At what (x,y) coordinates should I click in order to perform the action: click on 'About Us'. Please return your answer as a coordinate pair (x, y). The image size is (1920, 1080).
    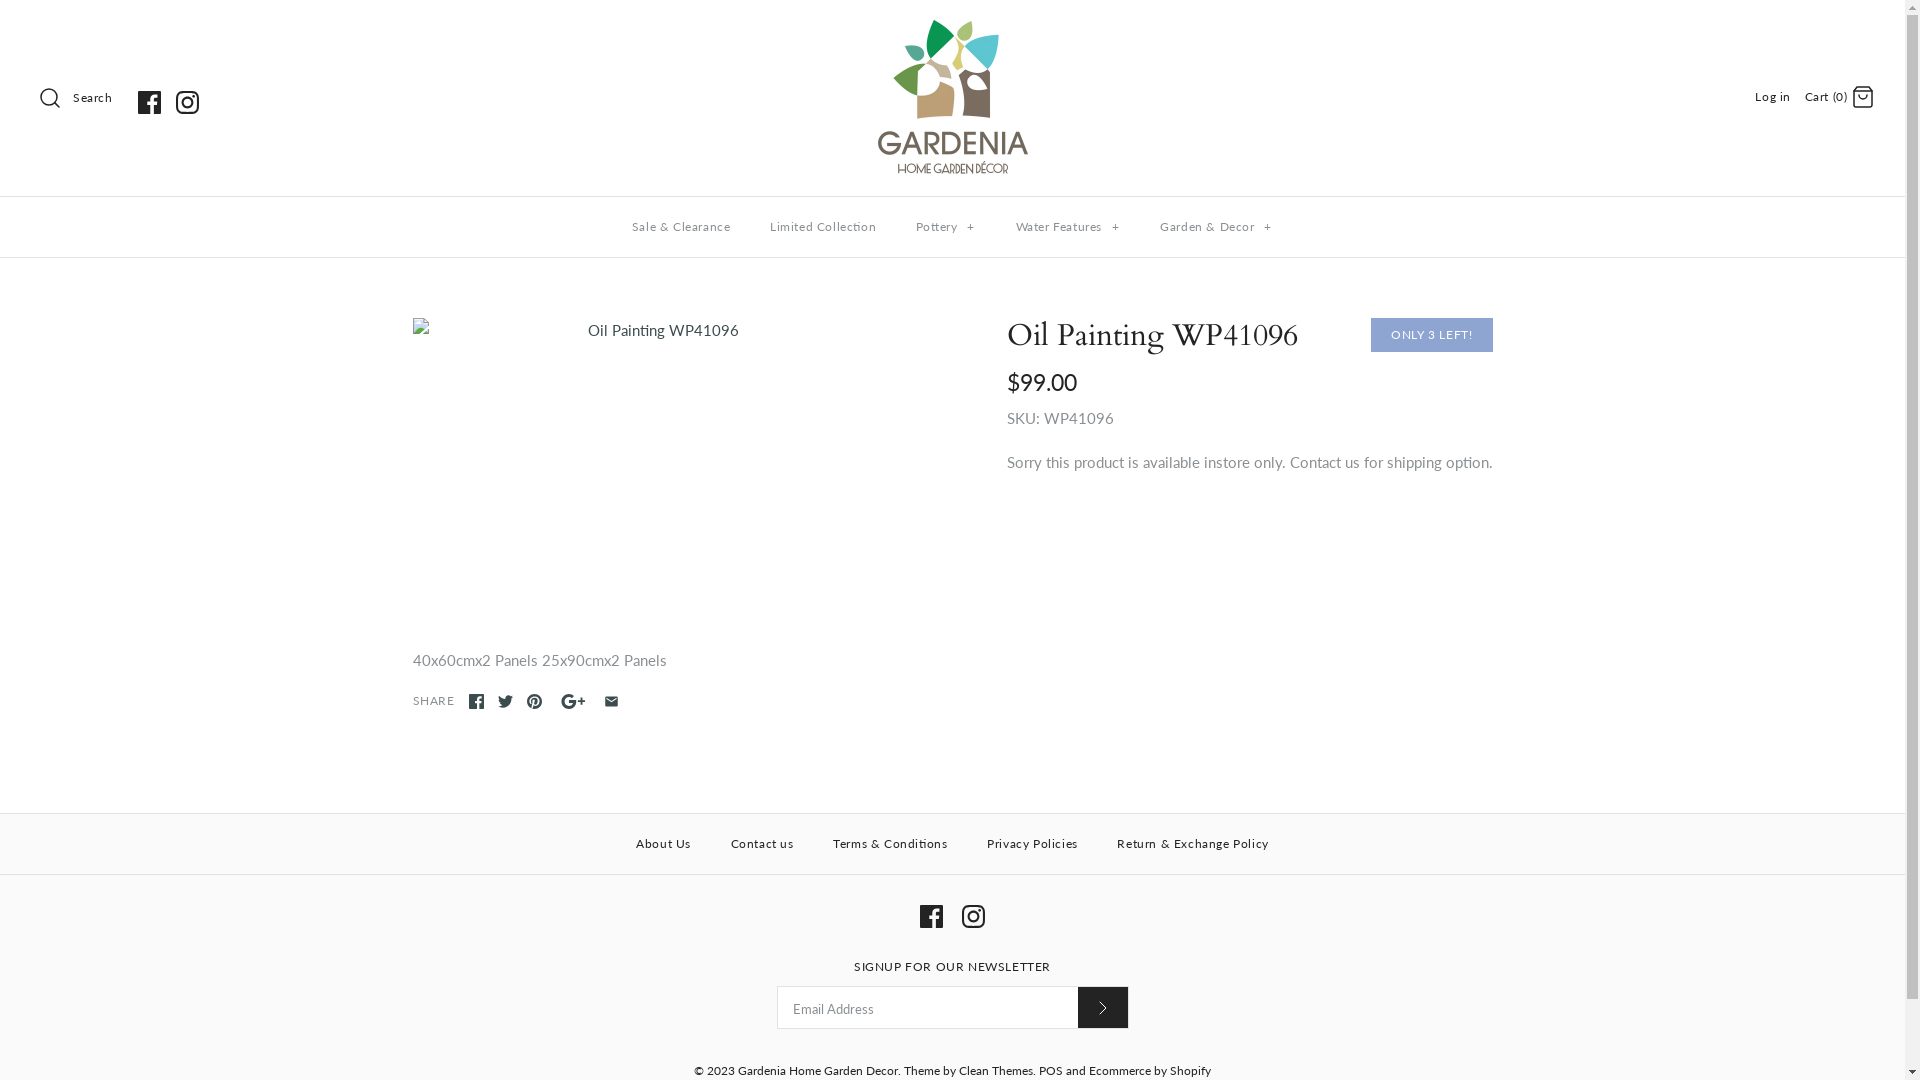
    Looking at the image, I should click on (663, 844).